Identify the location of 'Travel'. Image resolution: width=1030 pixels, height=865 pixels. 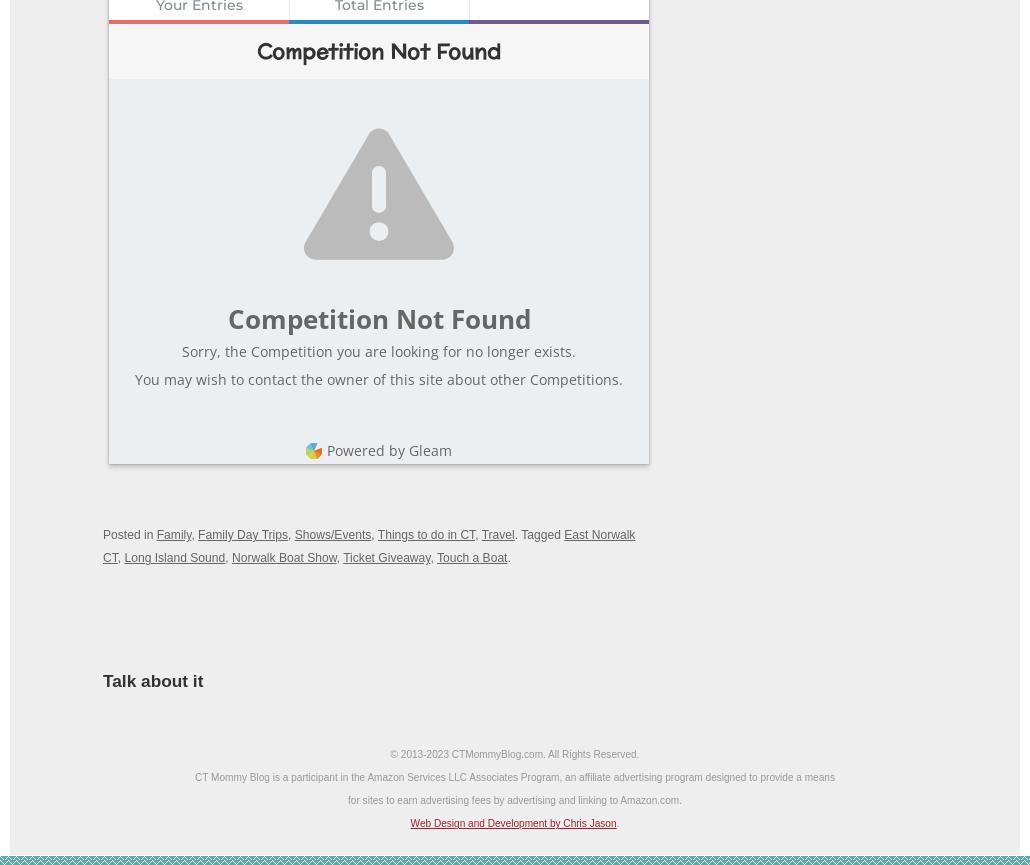
(496, 534).